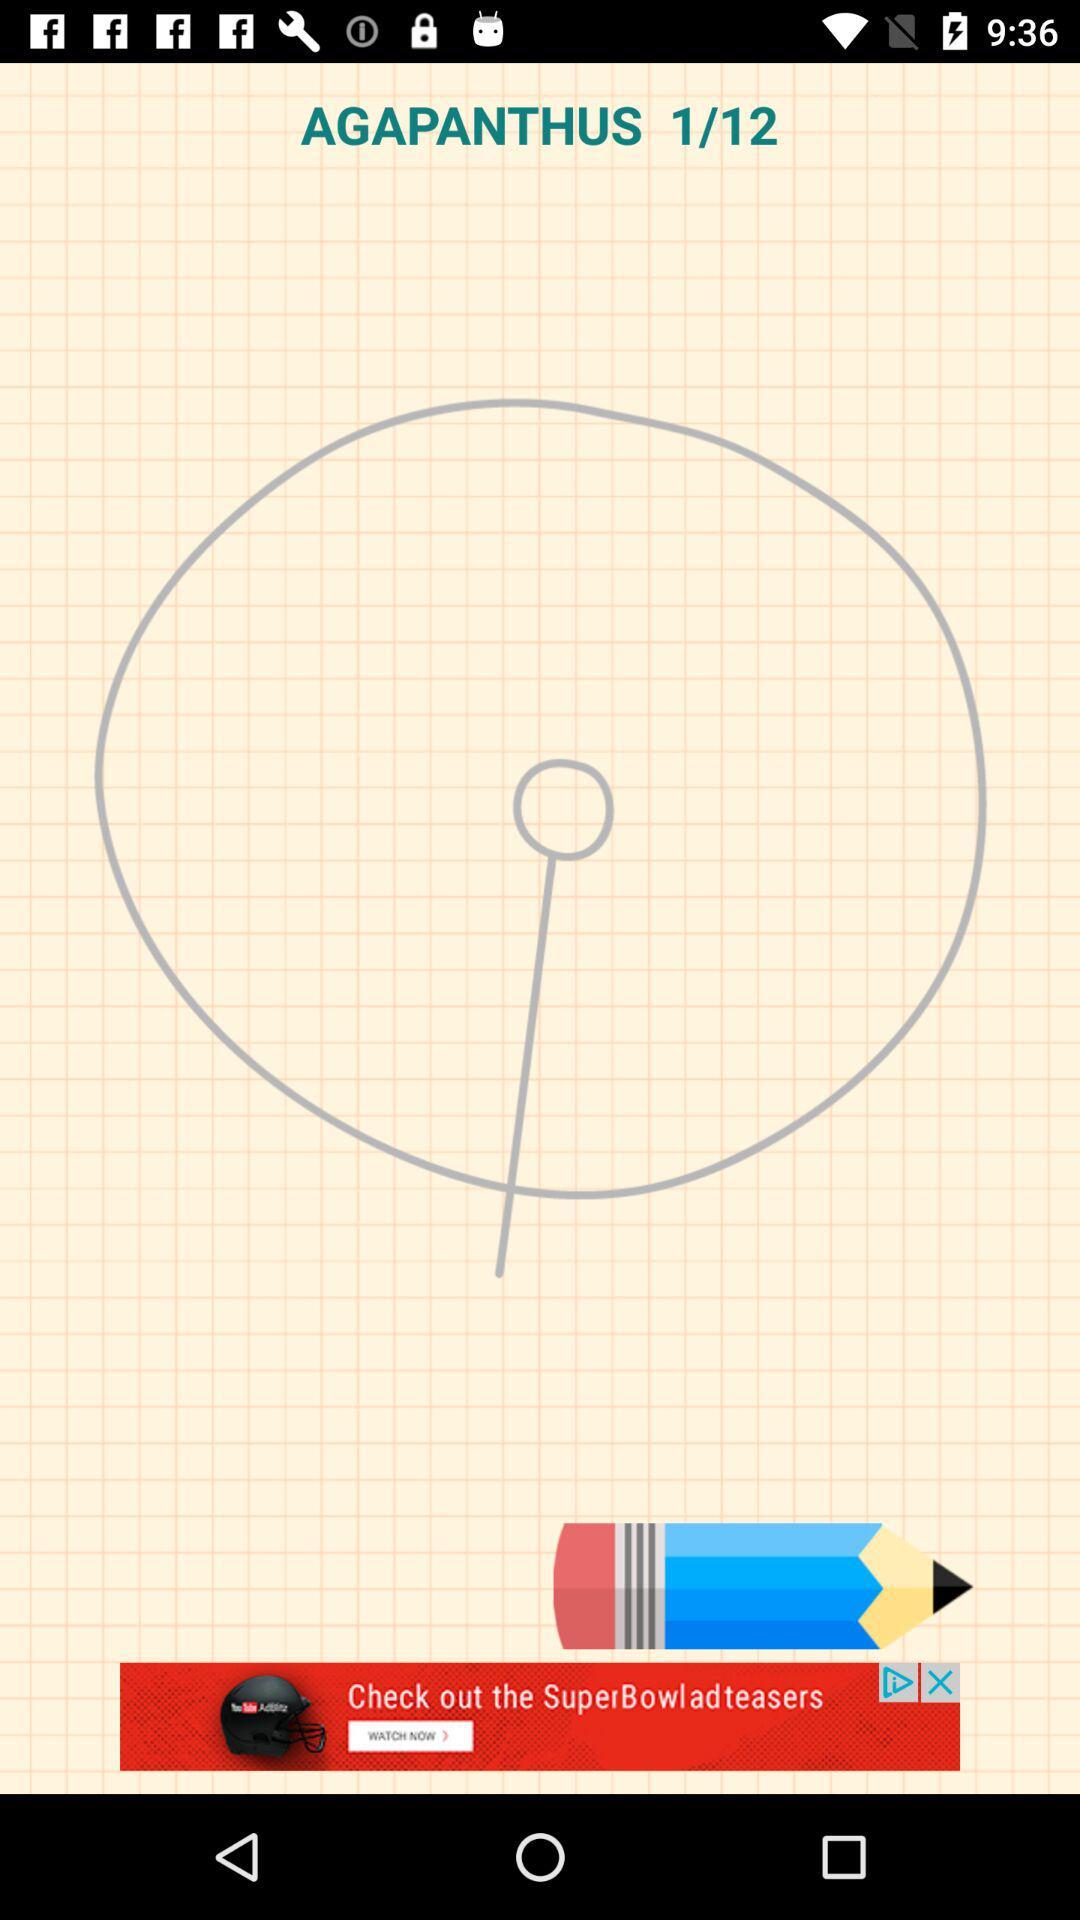  What do you see at coordinates (540, 1727) in the screenshot?
I see `the advertisement` at bounding box center [540, 1727].